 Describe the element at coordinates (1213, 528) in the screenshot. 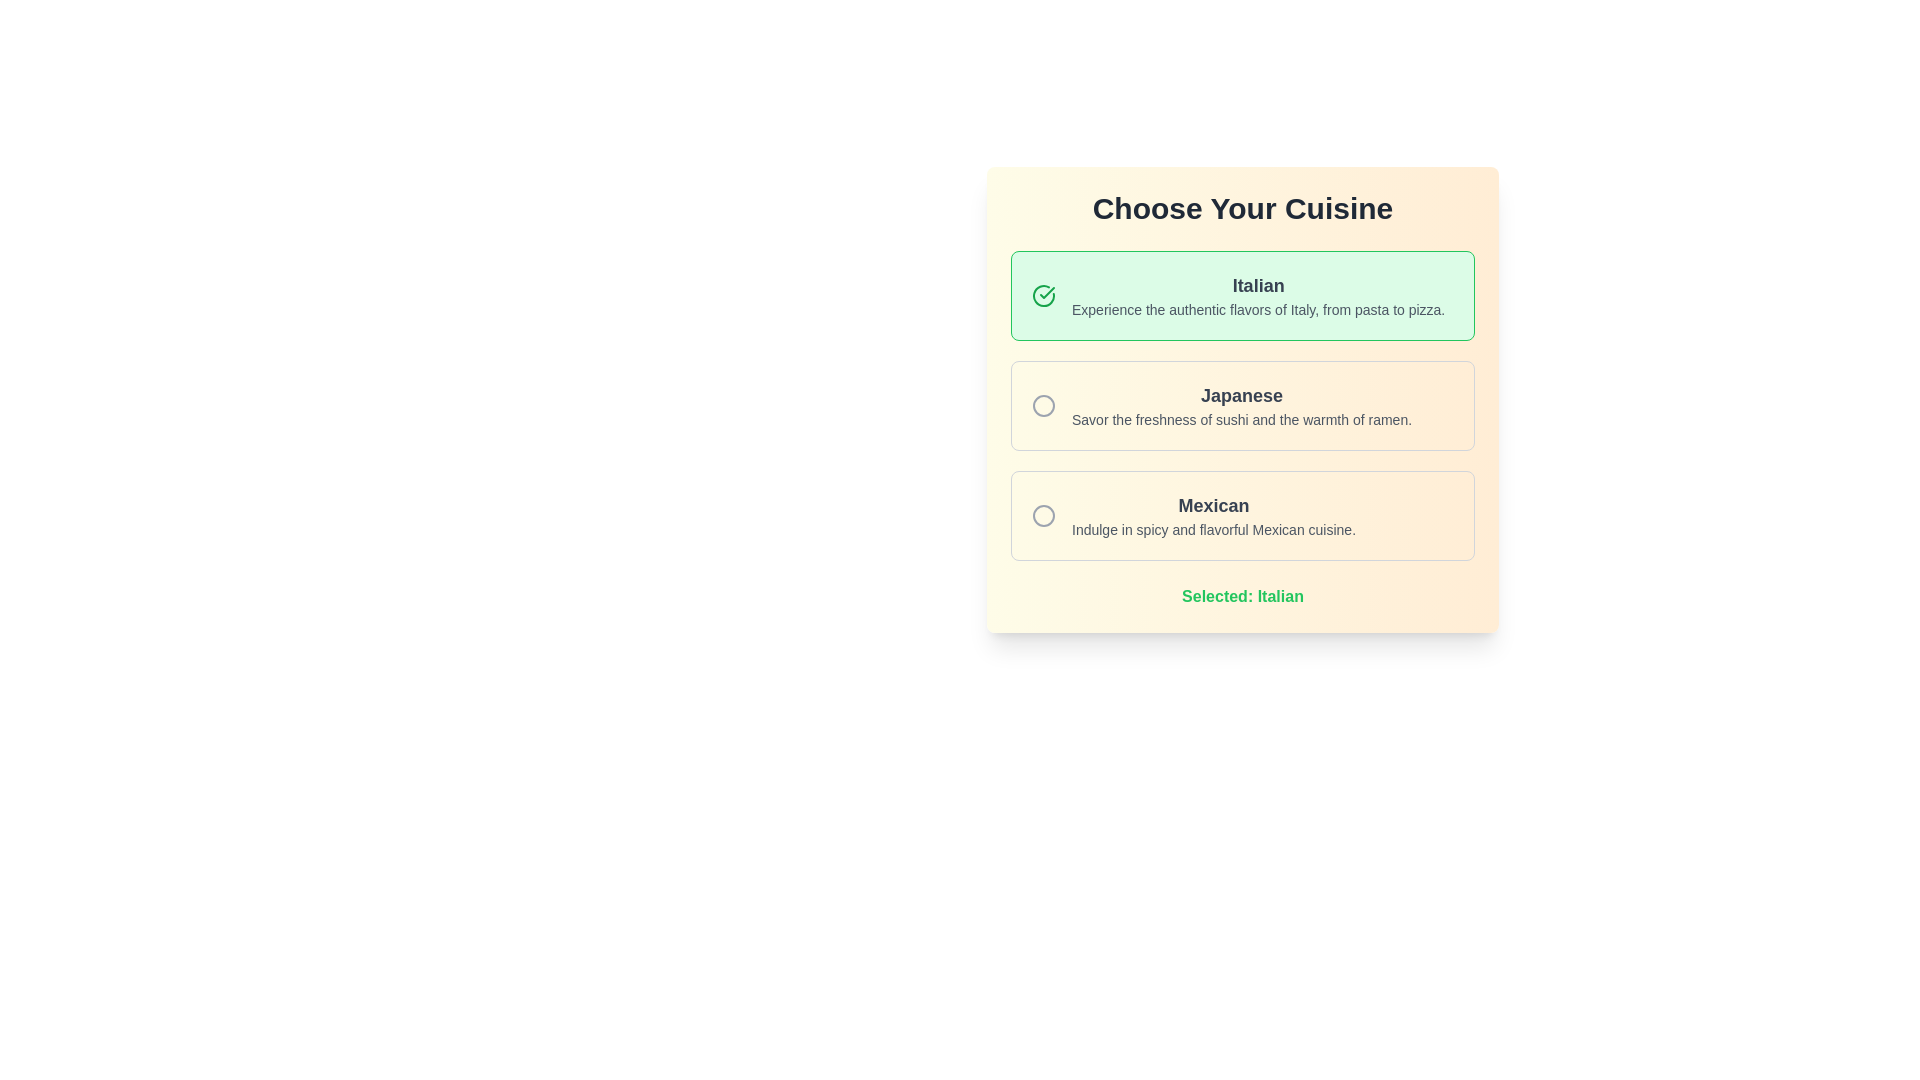

I see `descriptive text 'Indulge in spicy and flavorful Mexican cuisine.' located below the header 'Mexican' in the selection panel` at that location.